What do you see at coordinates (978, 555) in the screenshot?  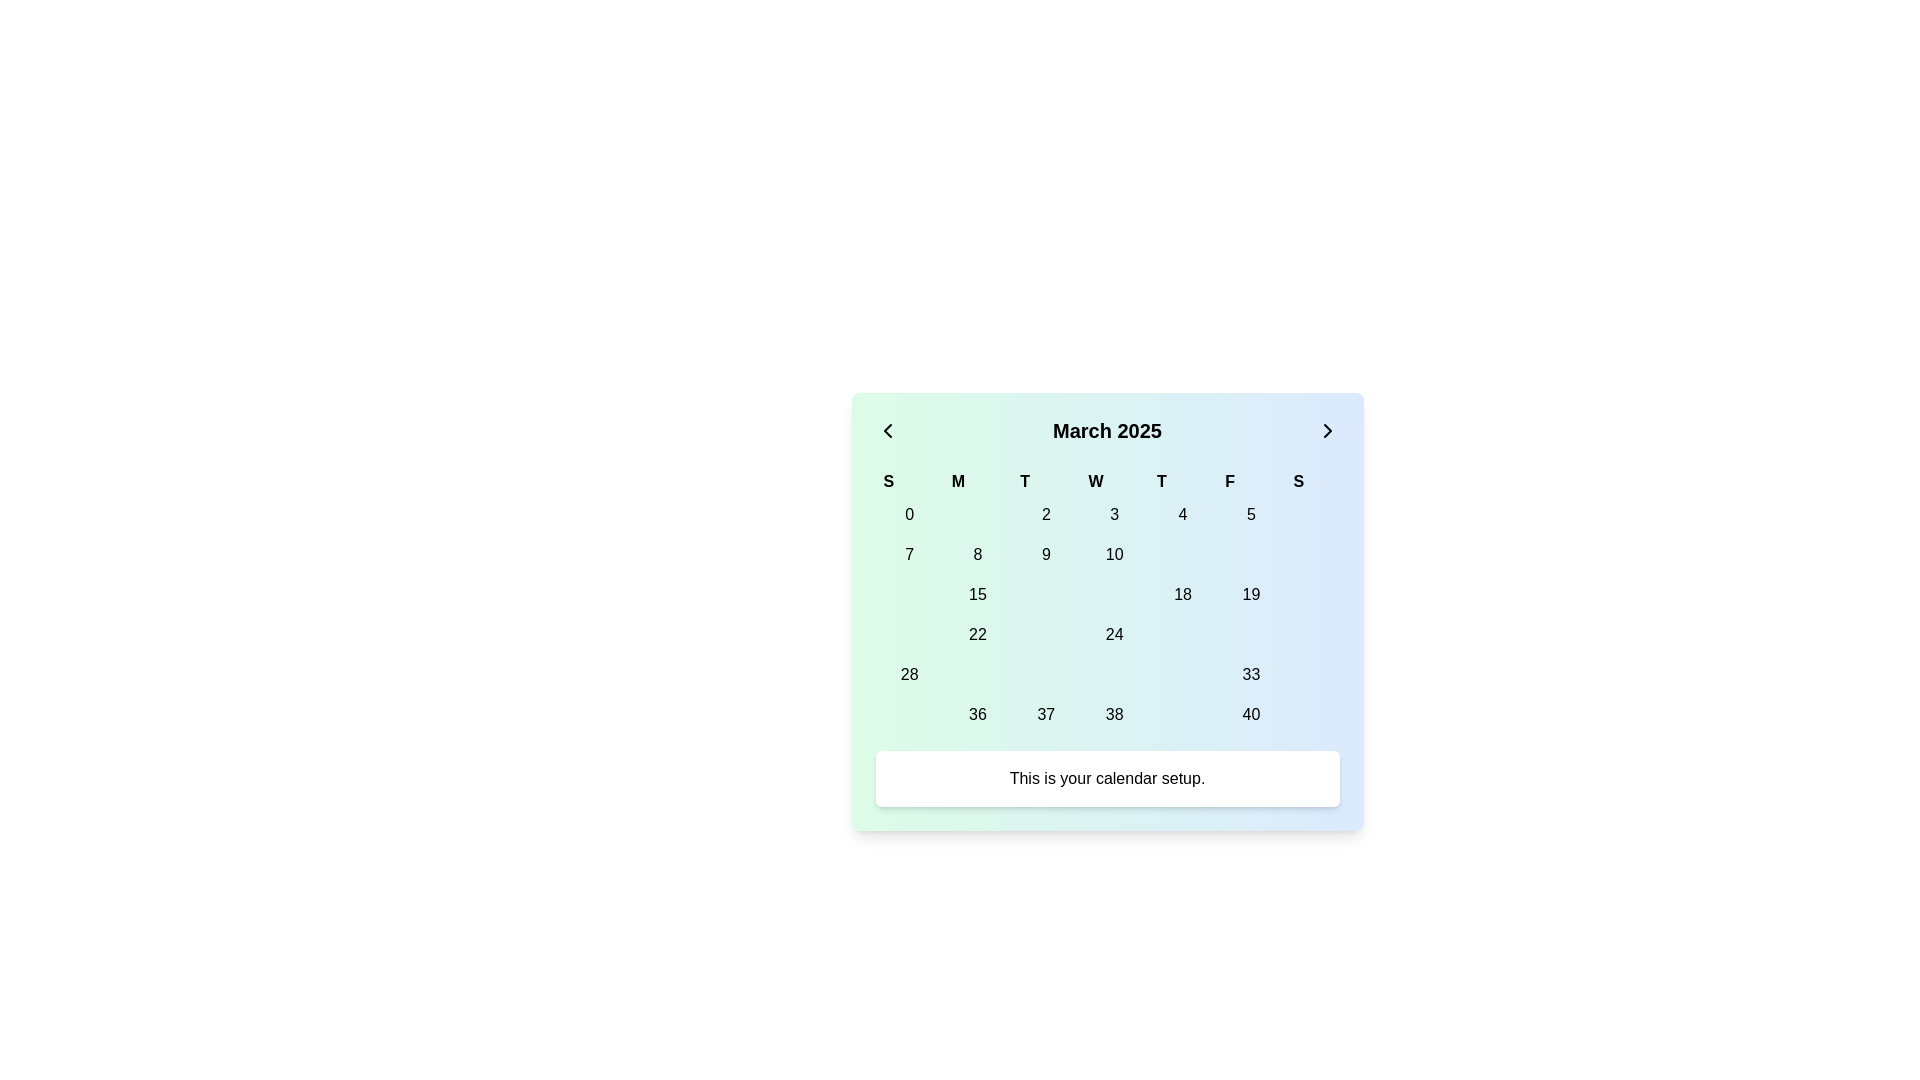 I see `the Text element displaying the number '8', which is positioned in the second column of the first row of digits, between '7' and '9'` at bounding box center [978, 555].